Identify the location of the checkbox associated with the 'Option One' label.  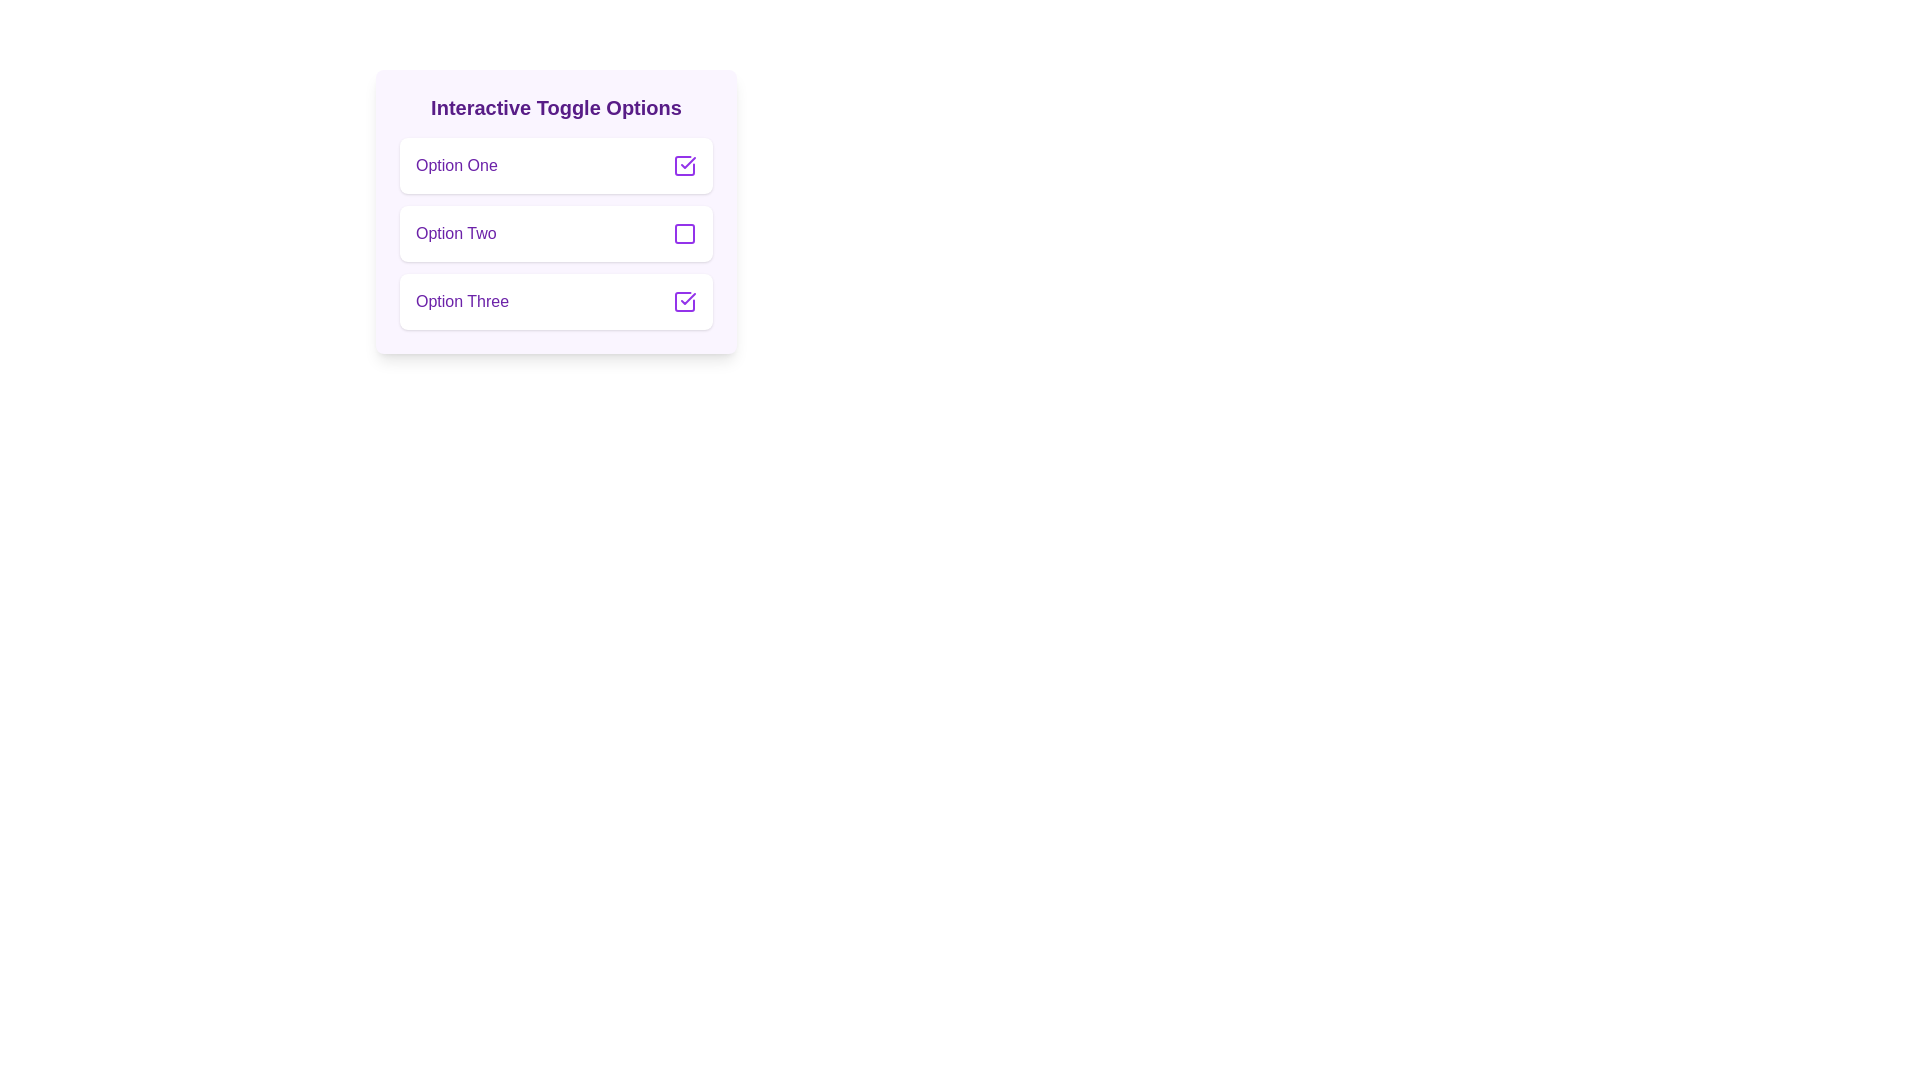
(688, 161).